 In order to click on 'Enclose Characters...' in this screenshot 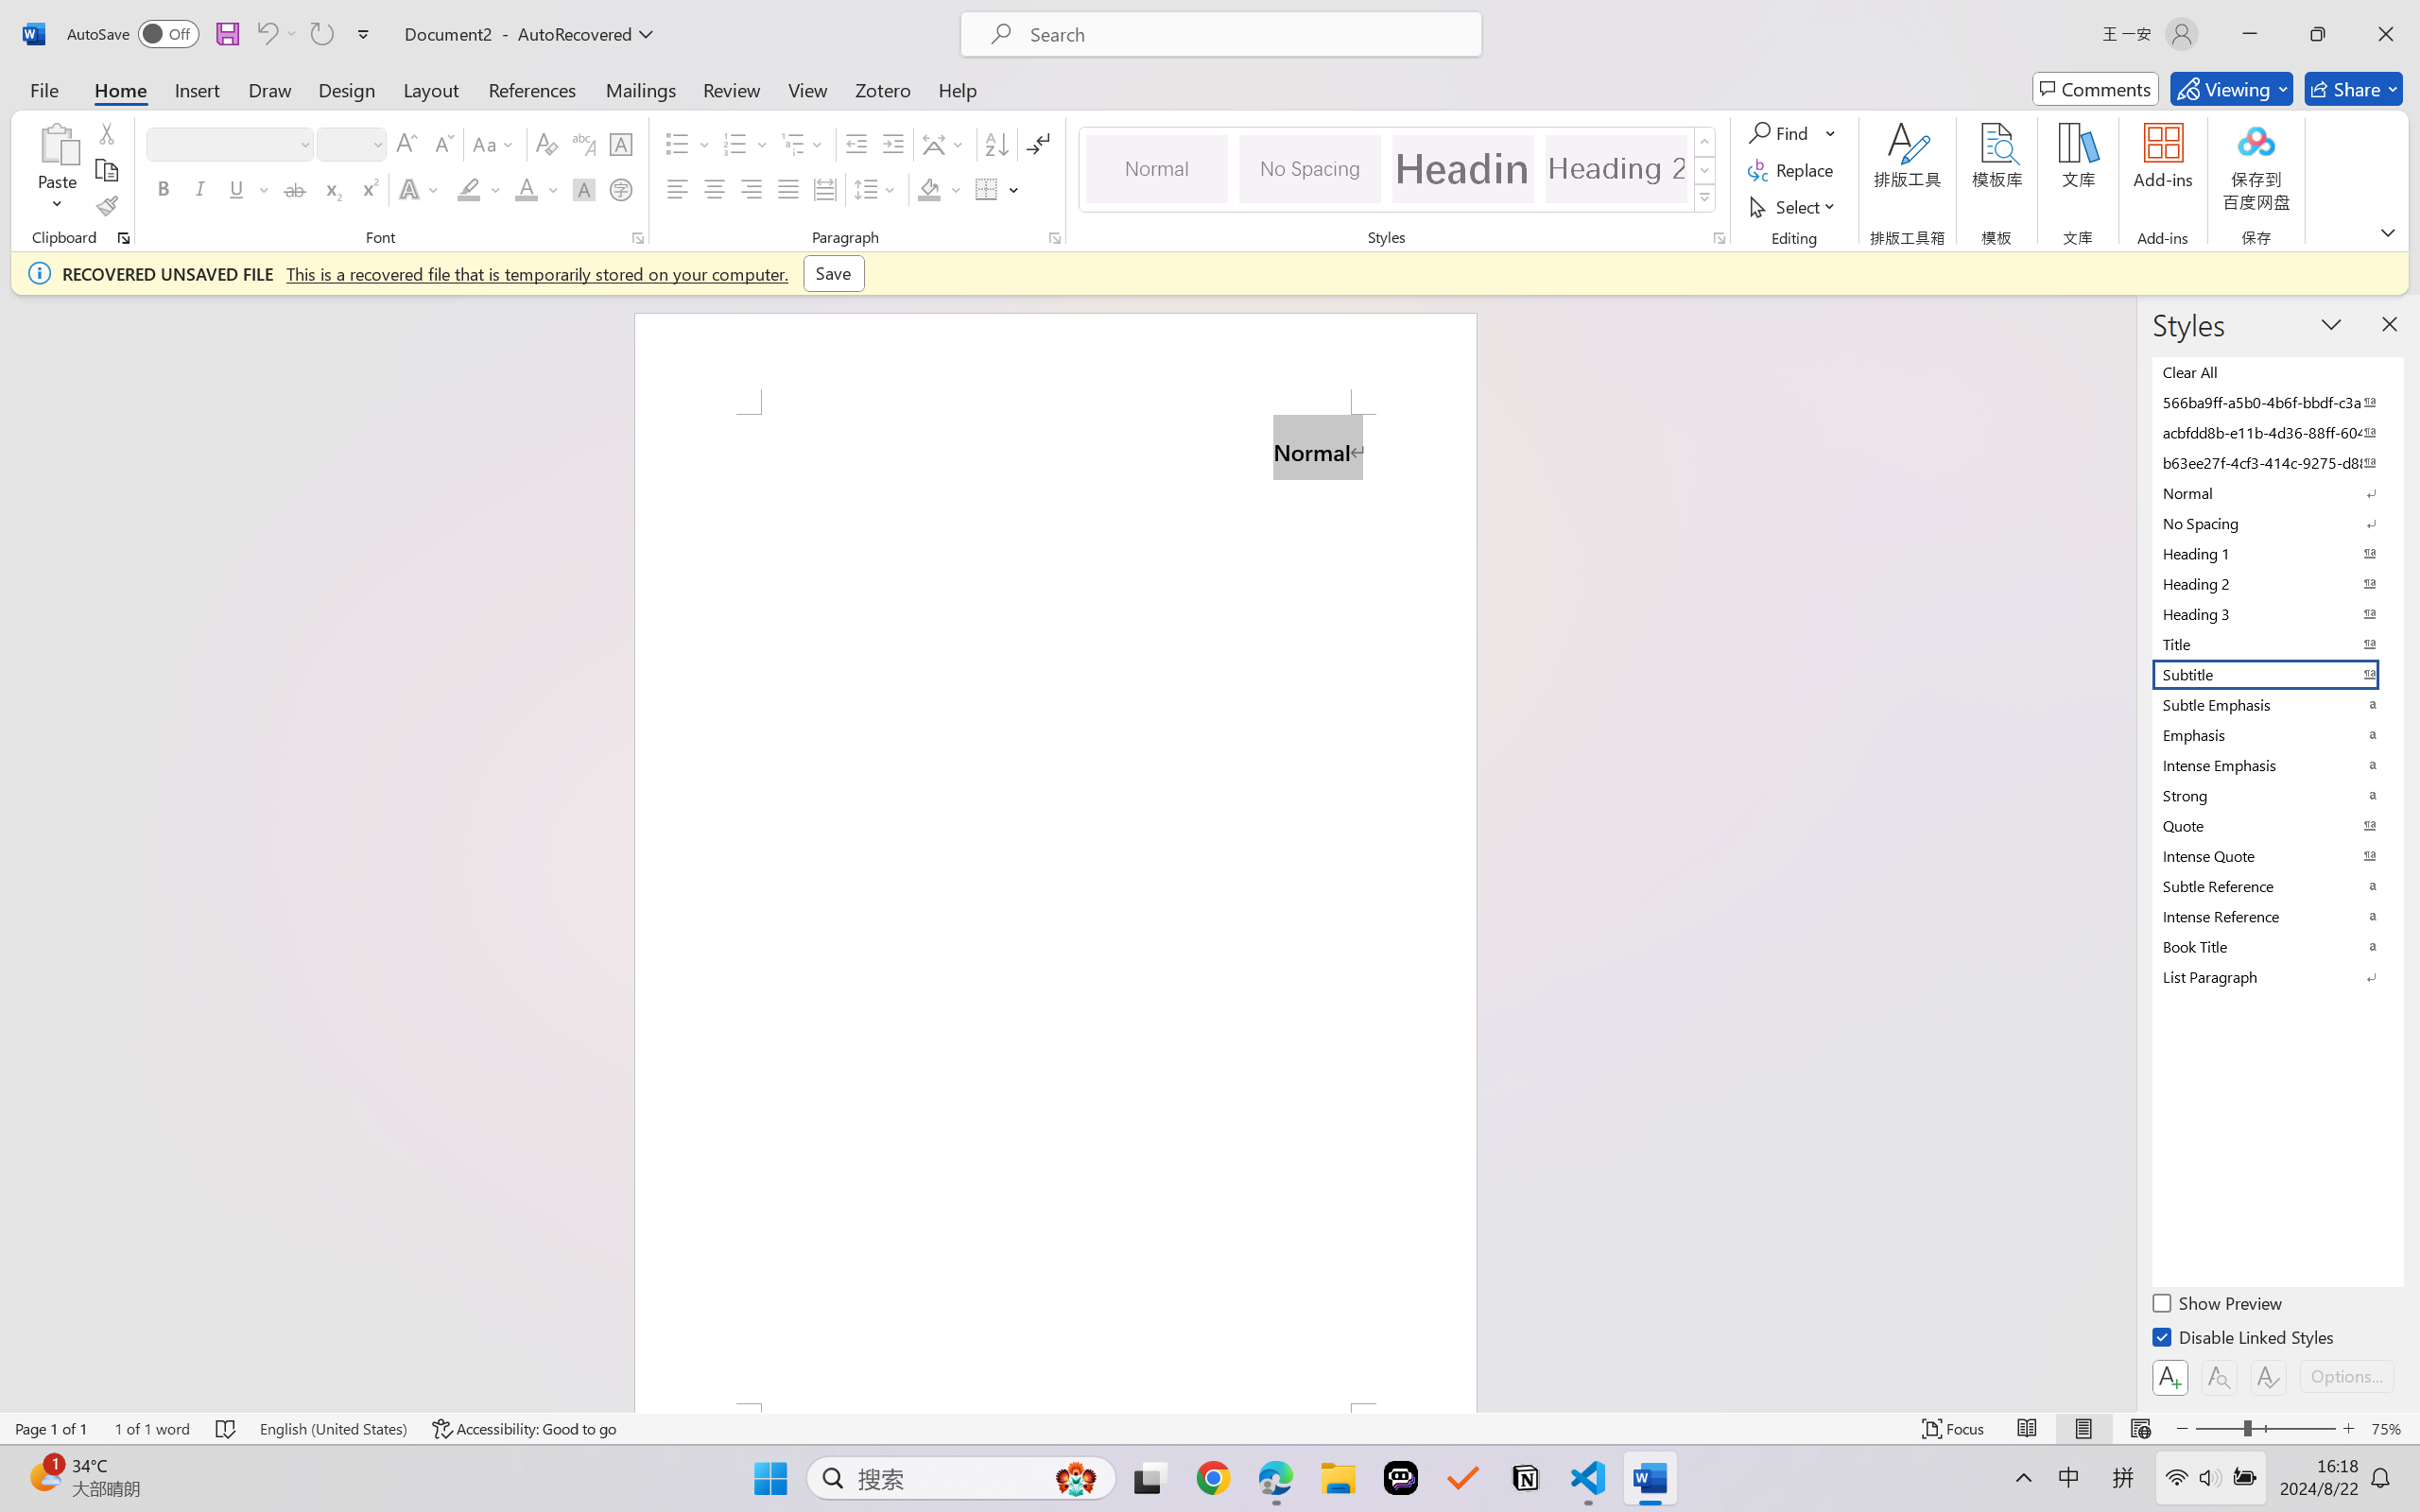, I will do `click(621, 188)`.